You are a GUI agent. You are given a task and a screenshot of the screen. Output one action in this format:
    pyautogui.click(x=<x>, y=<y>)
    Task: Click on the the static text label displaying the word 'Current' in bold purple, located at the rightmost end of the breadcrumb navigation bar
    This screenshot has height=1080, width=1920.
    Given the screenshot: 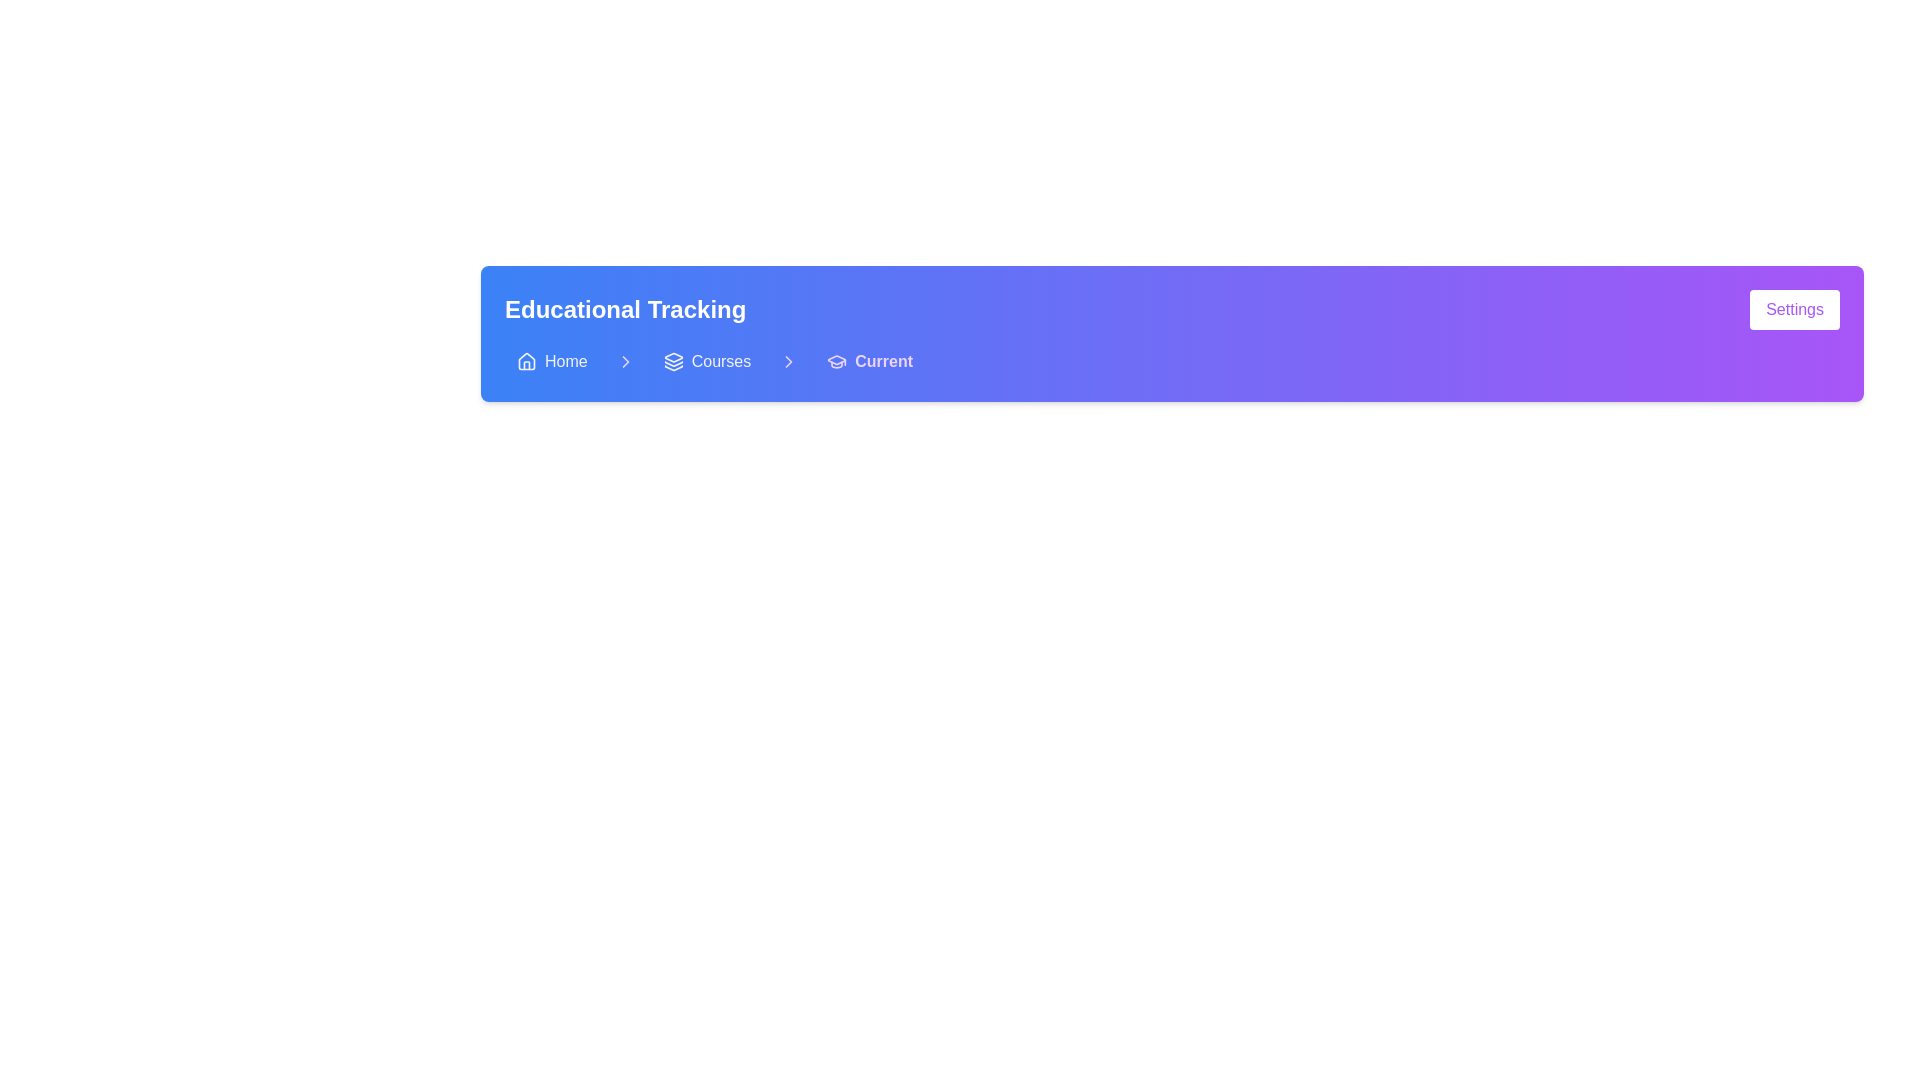 What is the action you would take?
    pyautogui.click(x=883, y=362)
    